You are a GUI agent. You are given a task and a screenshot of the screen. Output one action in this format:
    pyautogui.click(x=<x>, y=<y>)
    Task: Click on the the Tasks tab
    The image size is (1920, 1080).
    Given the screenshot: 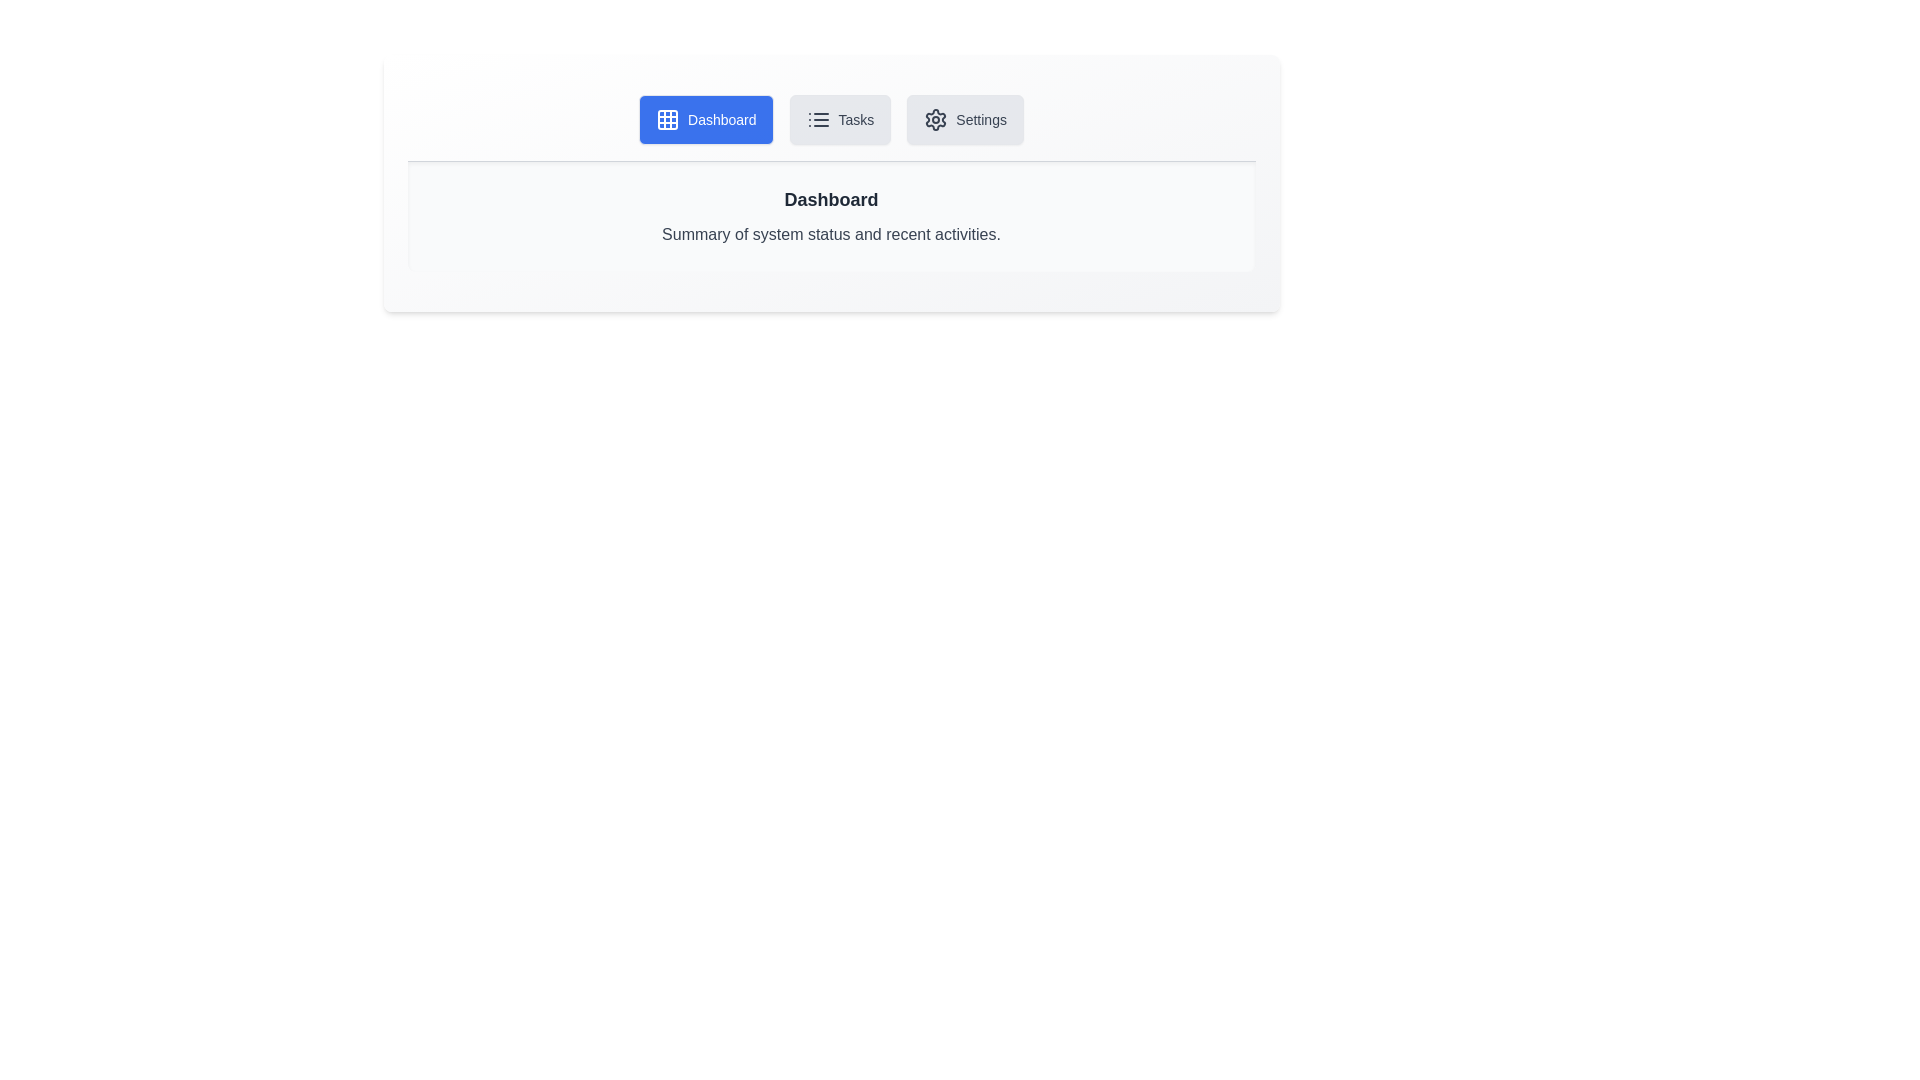 What is the action you would take?
    pyautogui.click(x=840, y=119)
    